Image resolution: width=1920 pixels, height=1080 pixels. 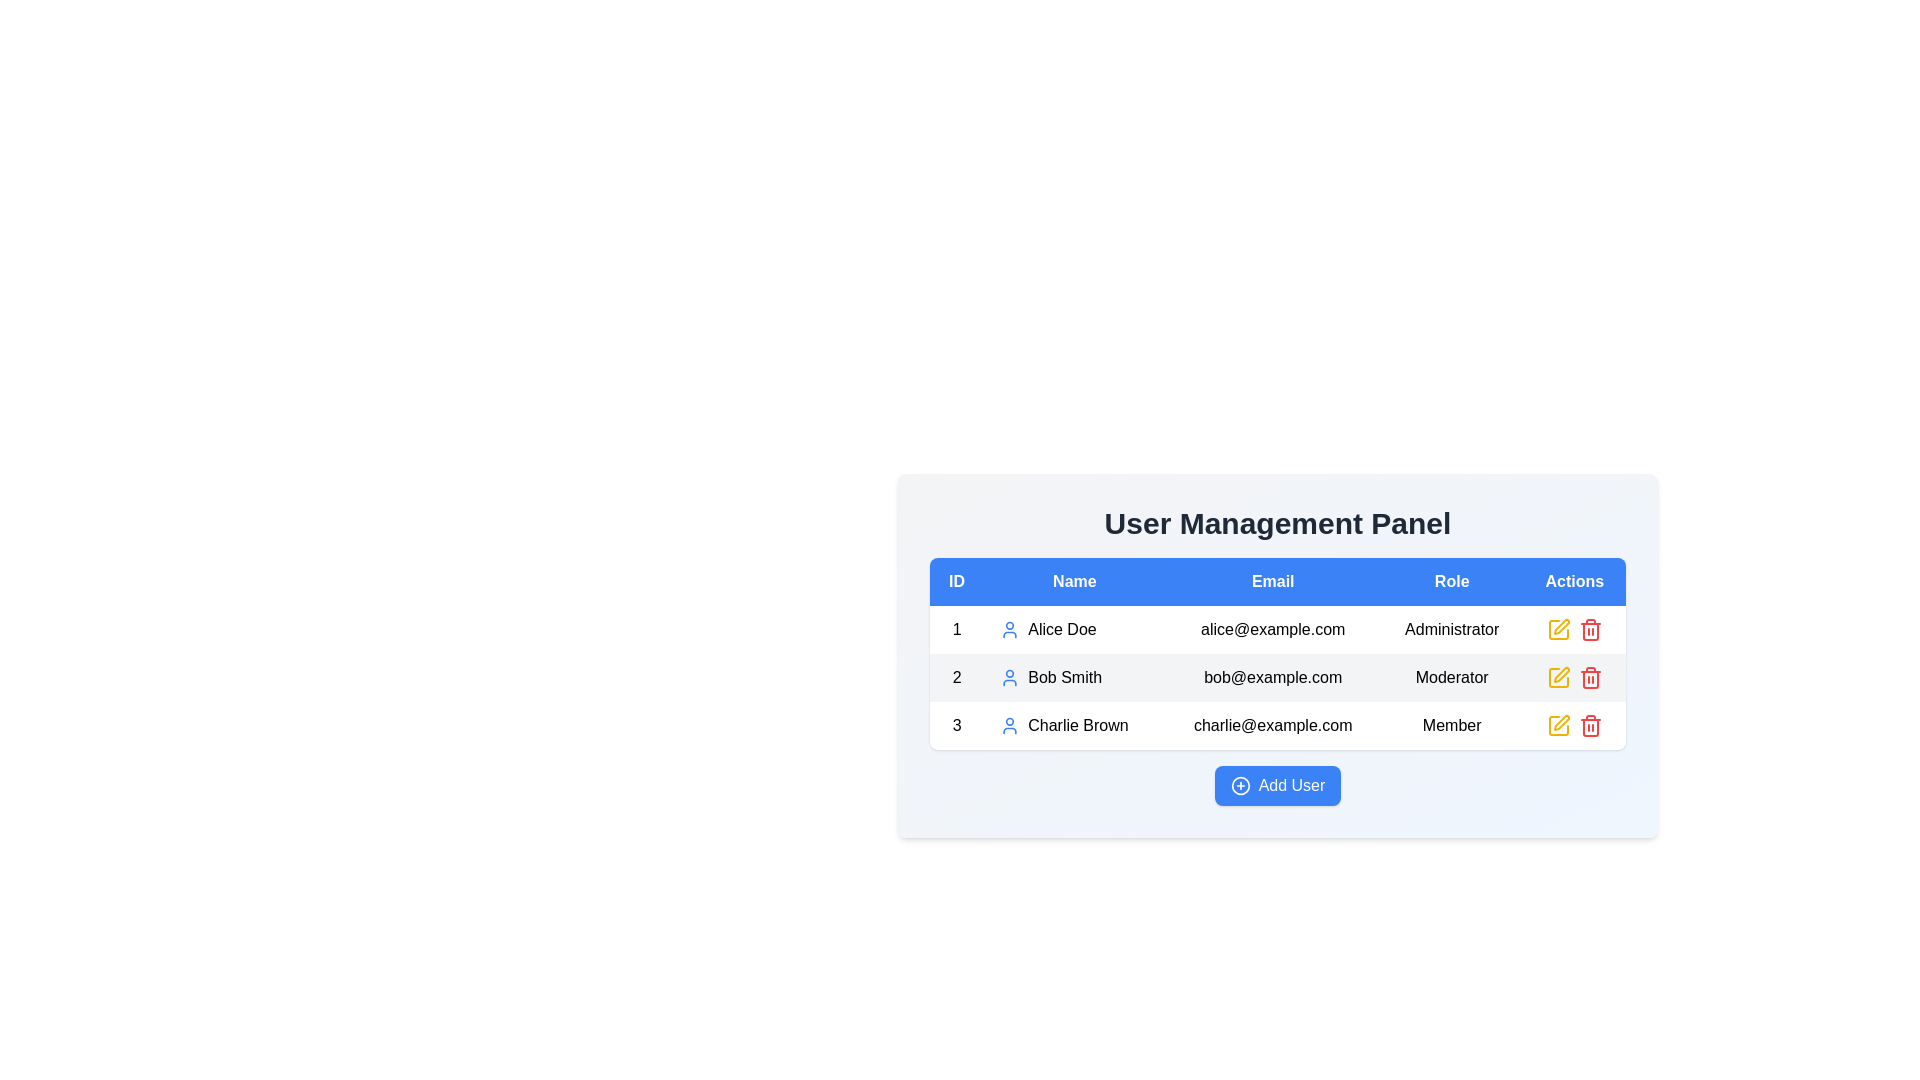 I want to click on the red trash bin icon, so click(x=1573, y=725).